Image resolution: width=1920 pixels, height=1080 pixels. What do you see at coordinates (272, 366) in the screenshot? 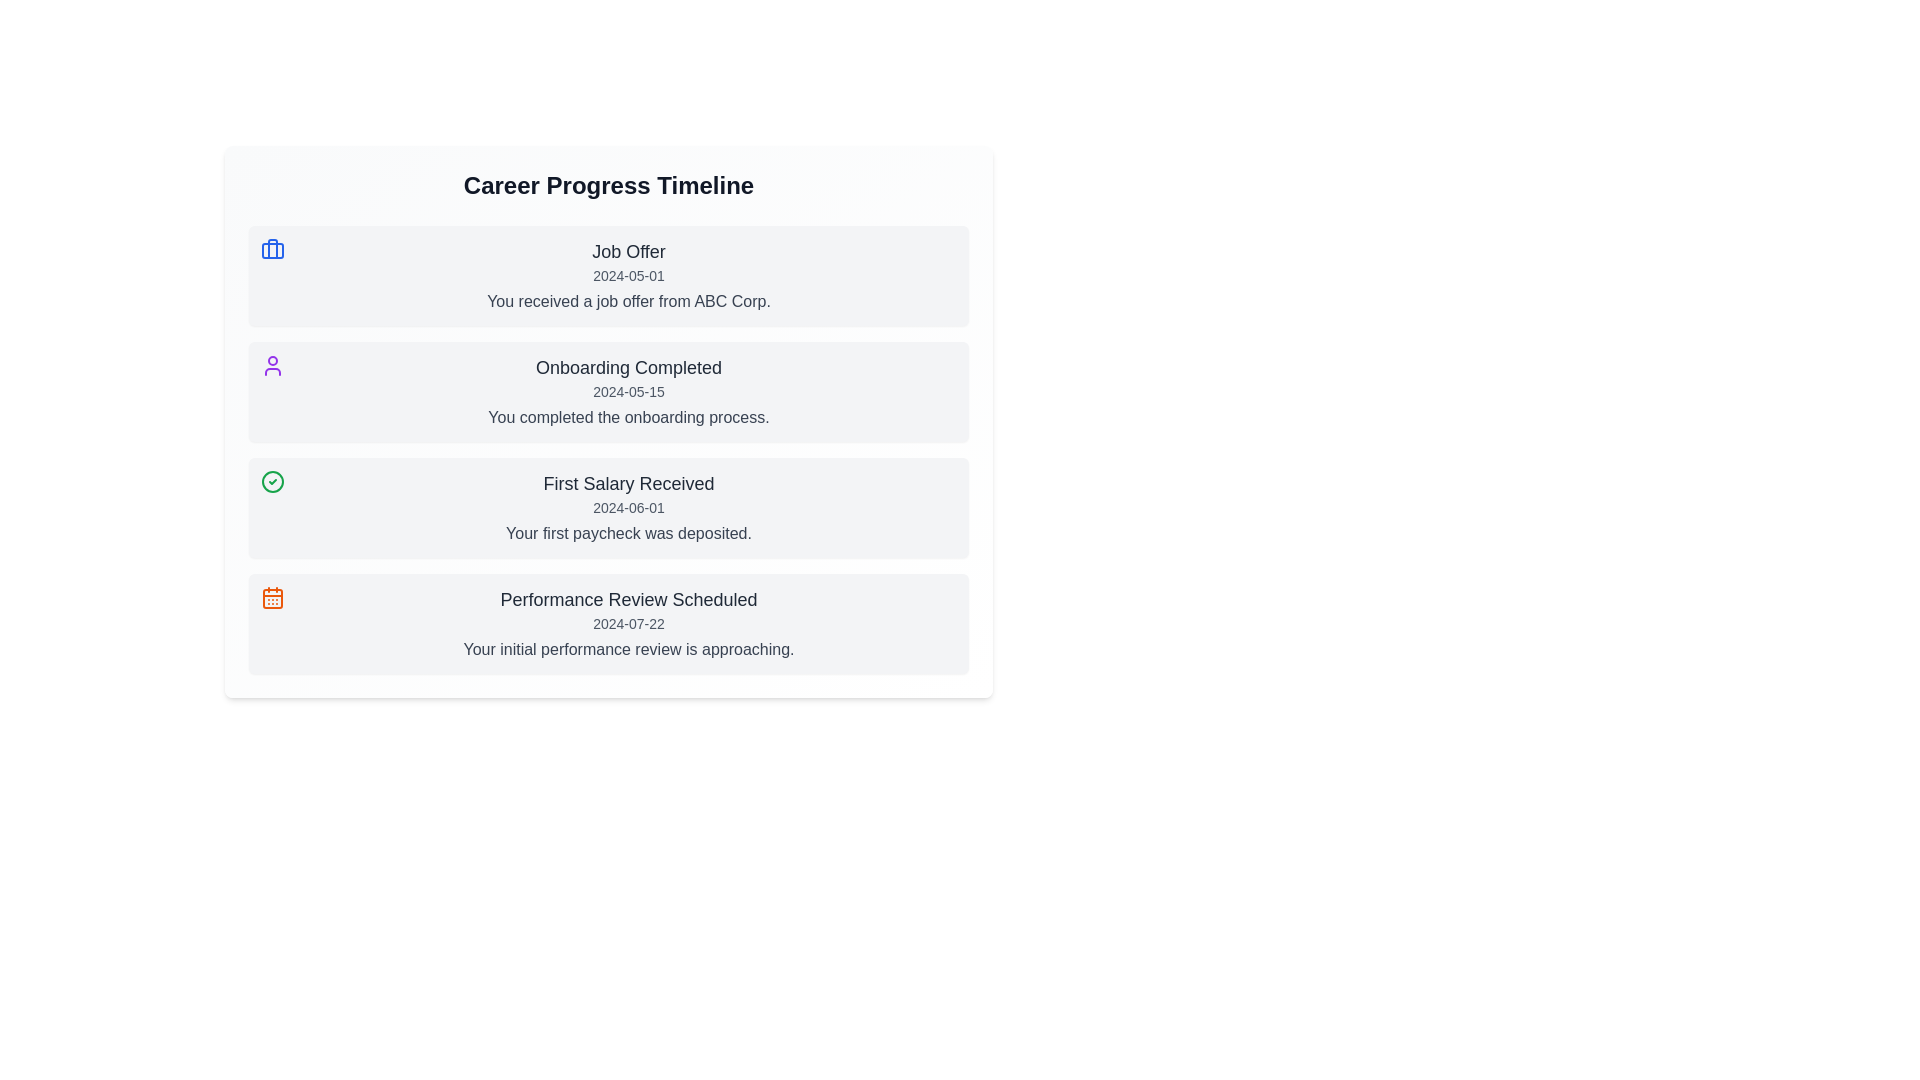
I see `the onboarding status icon located on the left side of the 'Onboarding Completed' row, above the text '2024-05-15' and 'You completed the onboarding process.'` at bounding box center [272, 366].